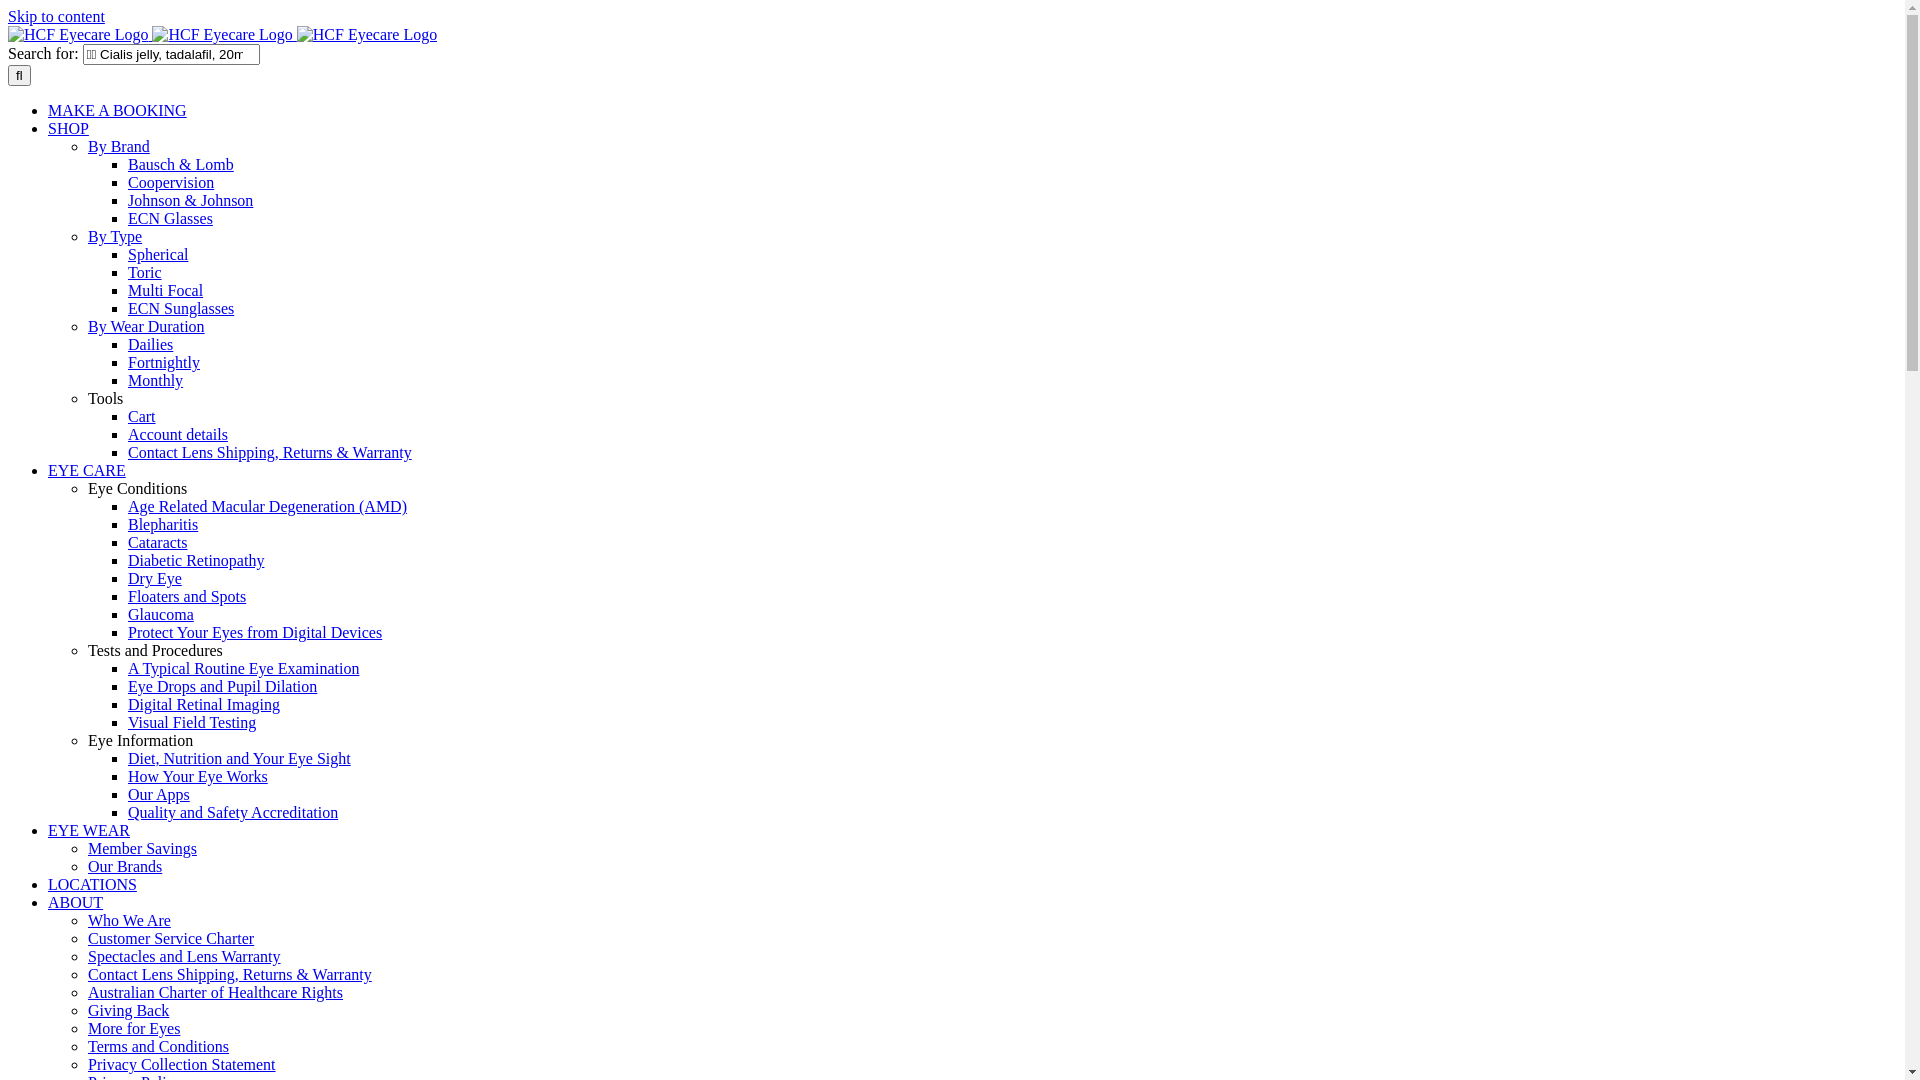 The width and height of the screenshot is (1920, 1080). What do you see at coordinates (85, 470) in the screenshot?
I see `'EYE CARE'` at bounding box center [85, 470].